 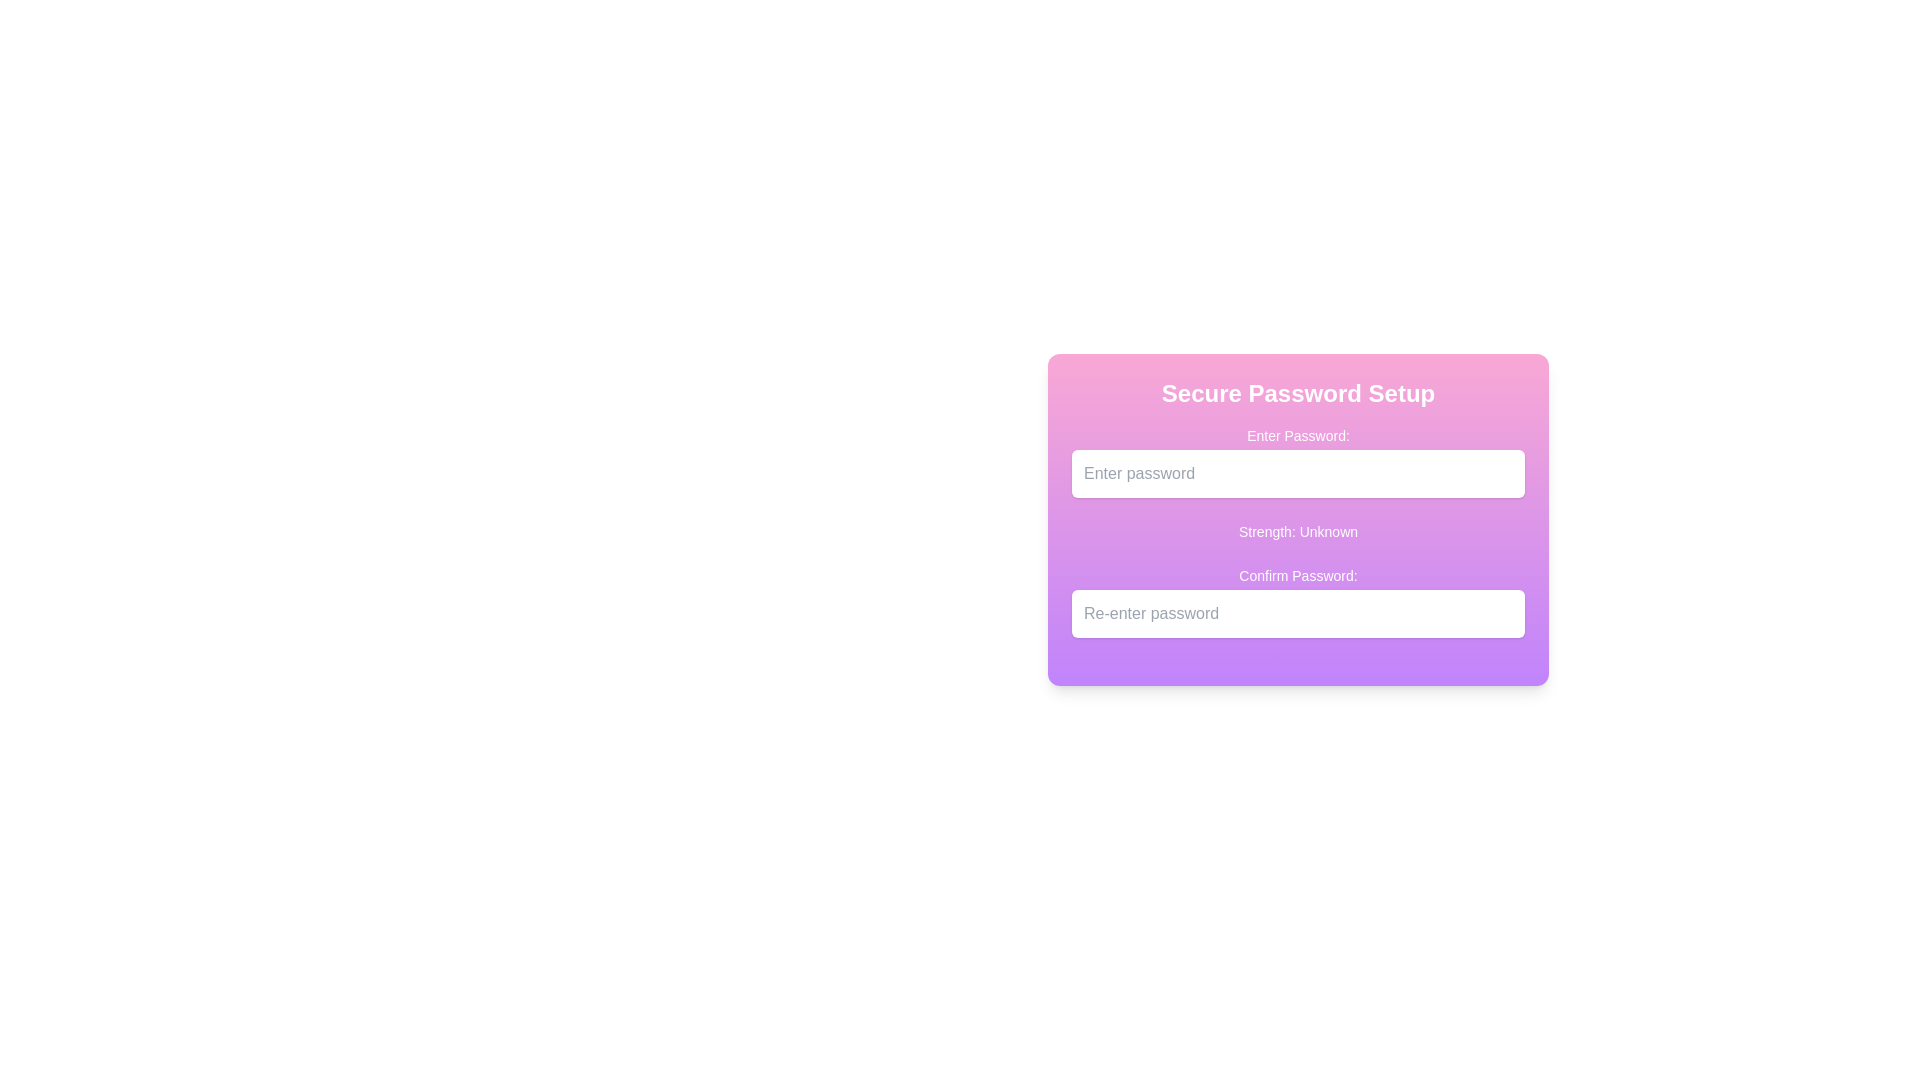 I want to click on label that instructs the user to 'Enter Password:' positioned on a light pink background above the password input field in the 'Secure Password Setup' form, so click(x=1298, y=434).